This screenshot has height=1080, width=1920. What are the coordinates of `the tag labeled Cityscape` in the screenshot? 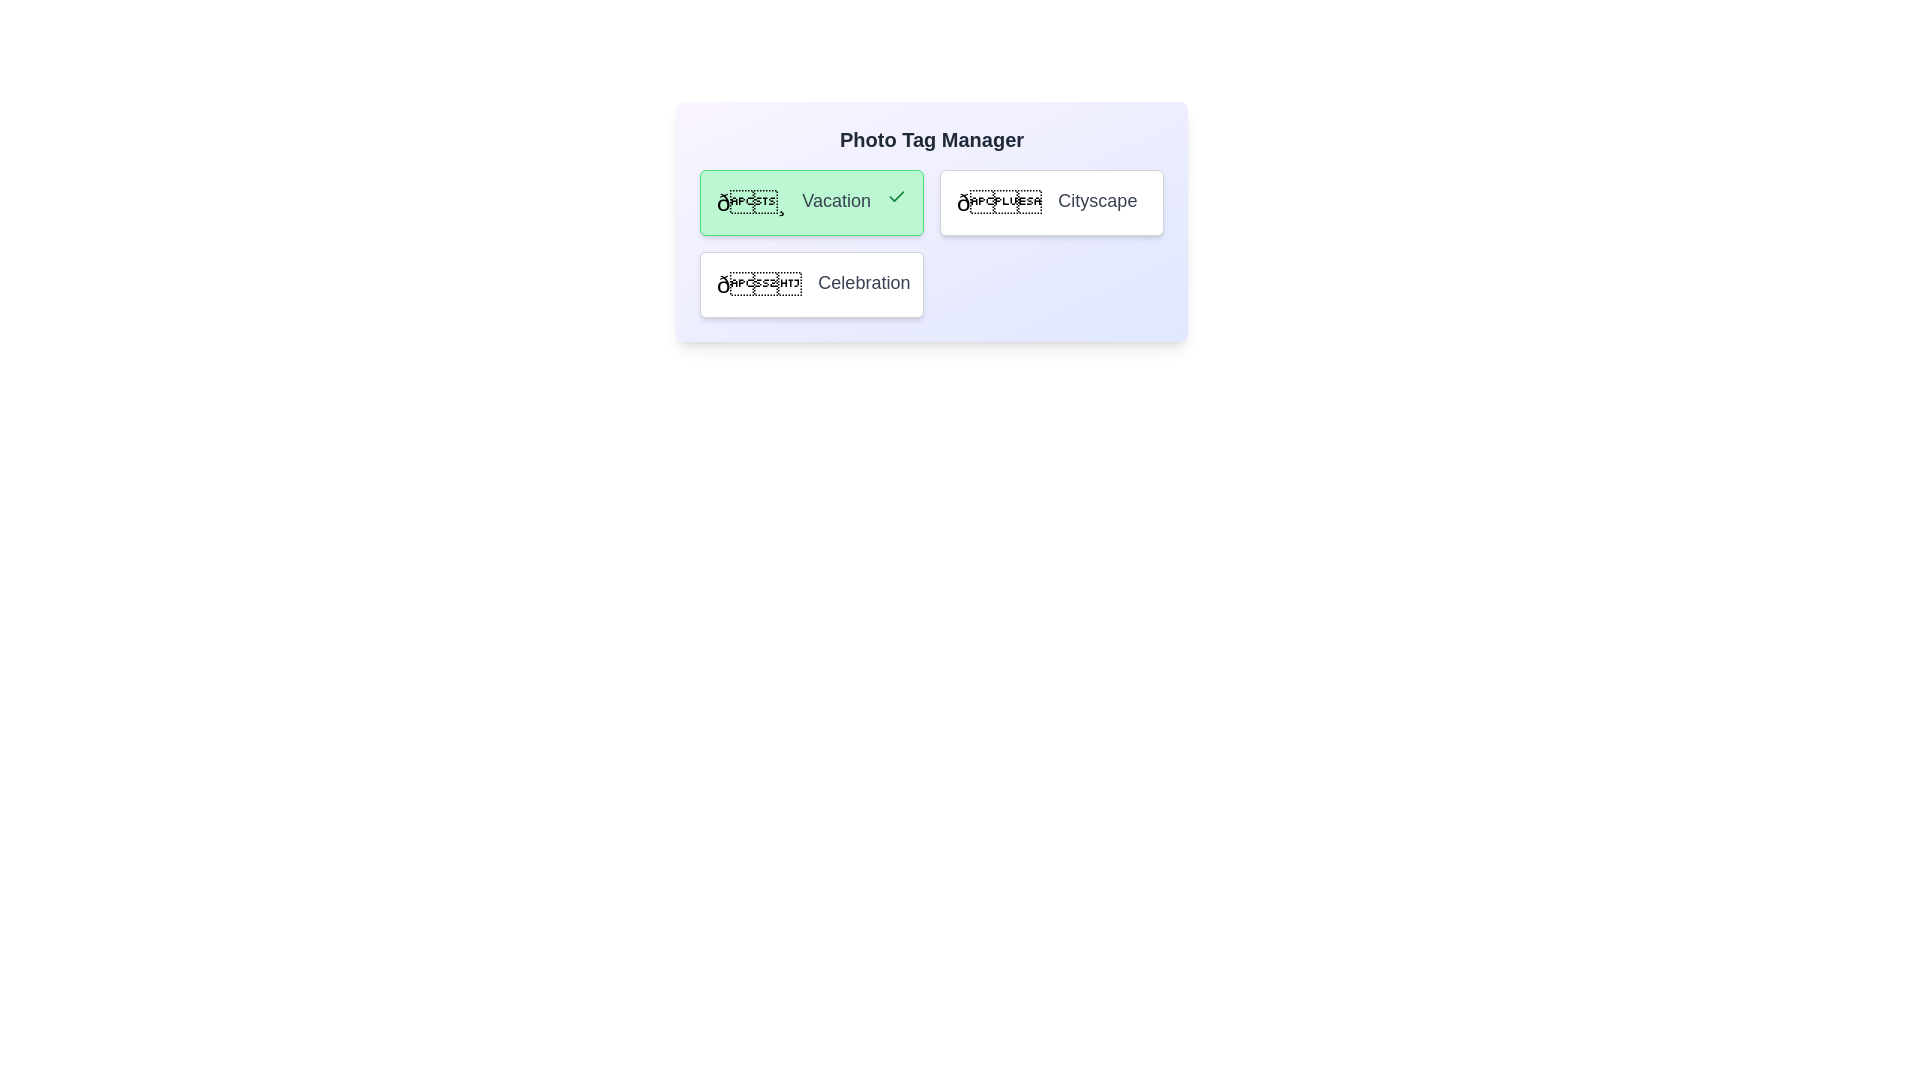 It's located at (1050, 203).